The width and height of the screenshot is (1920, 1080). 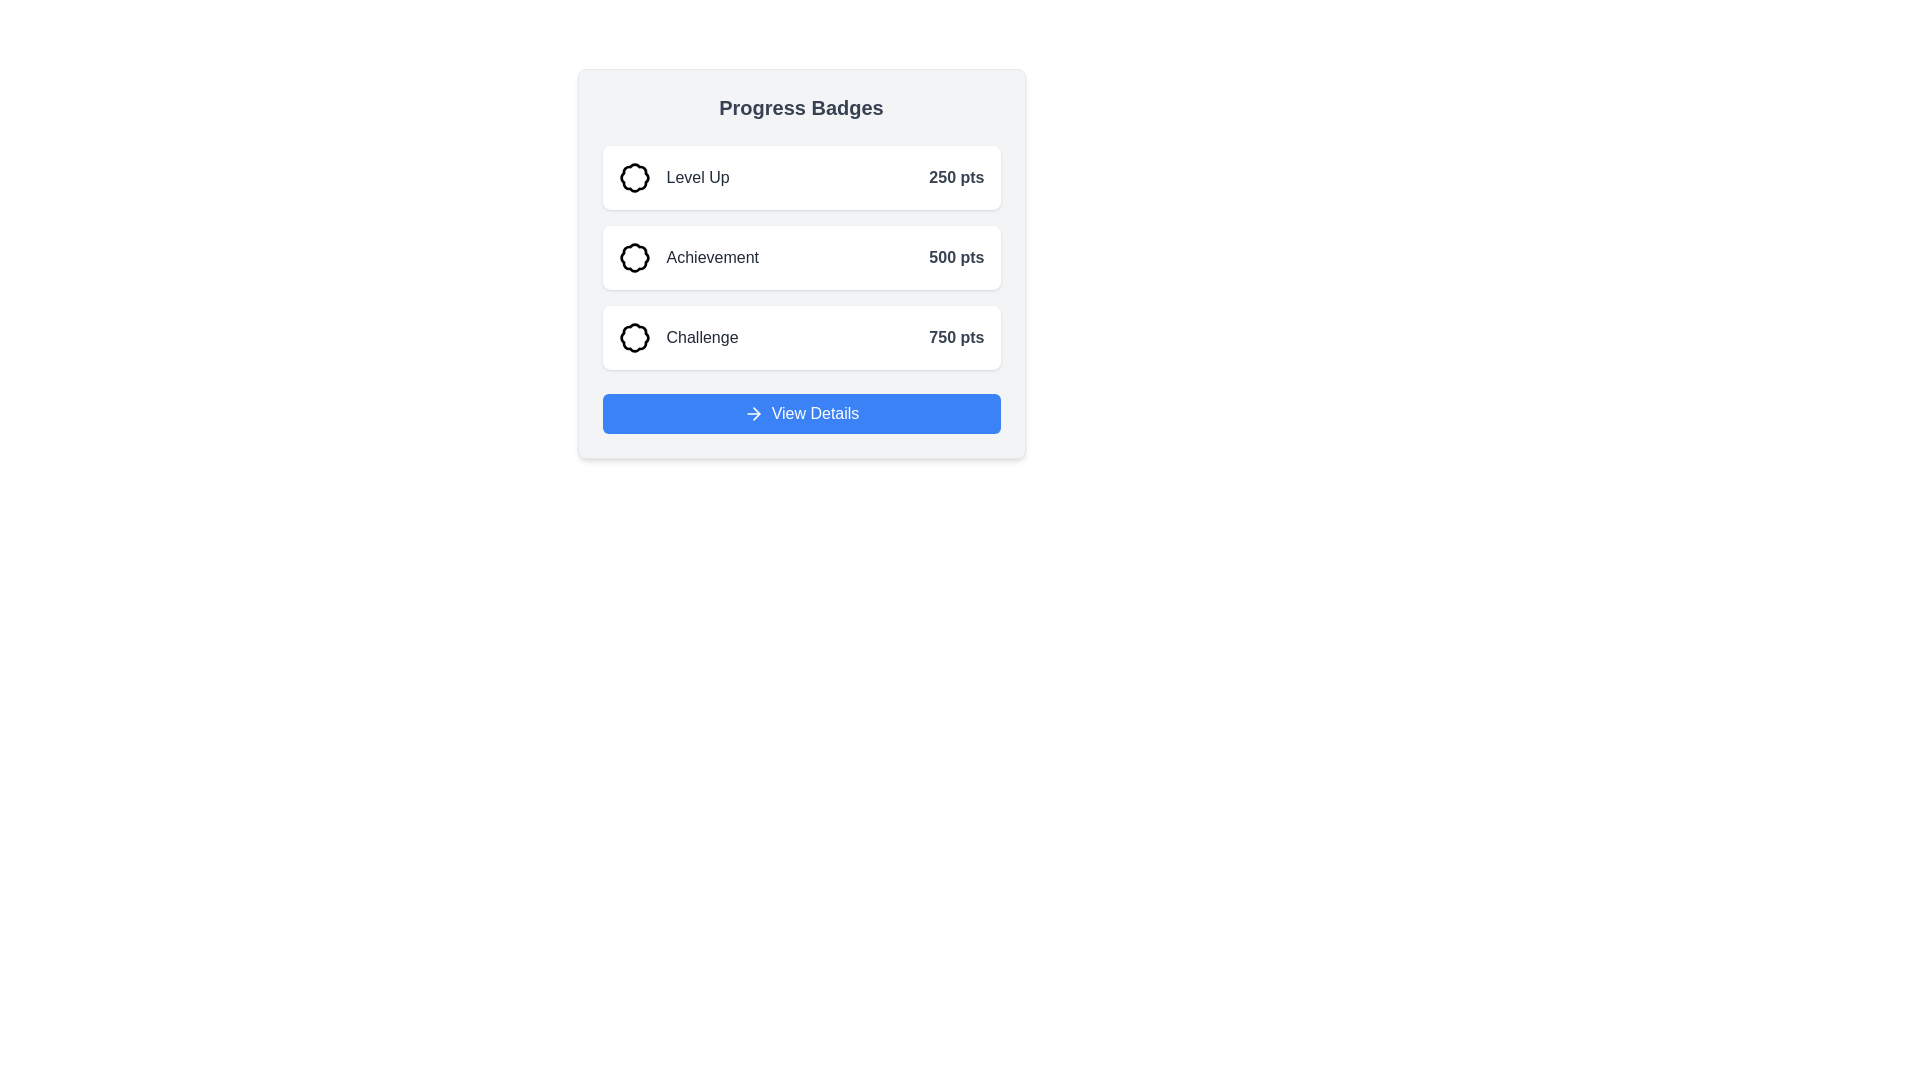 I want to click on the text label displaying 'Achievement' within the 'Progress Badges' box, which is the second item in the list and styled with a medium font weight and grayish color, so click(x=712, y=257).